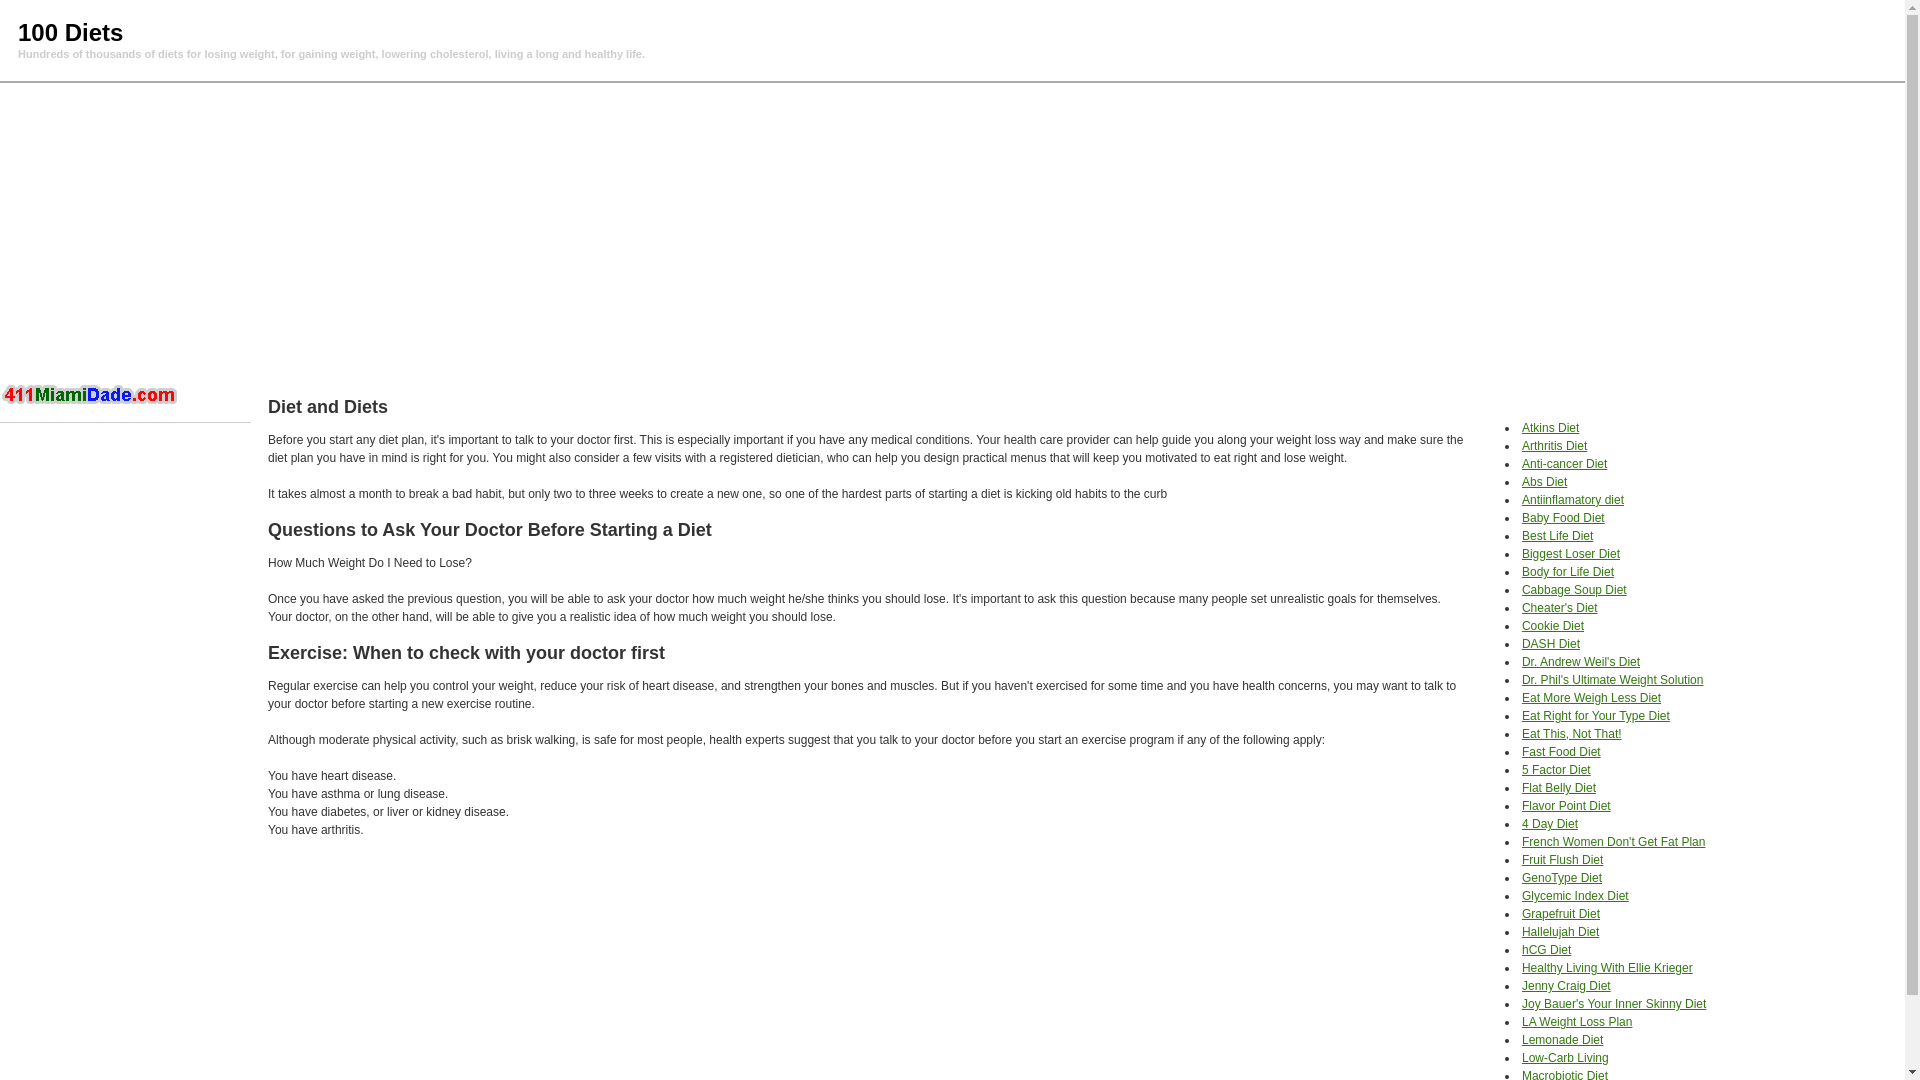 The width and height of the screenshot is (1920, 1080). Describe the element at coordinates (1543, 482) in the screenshot. I see `'Abs Diet'` at that location.